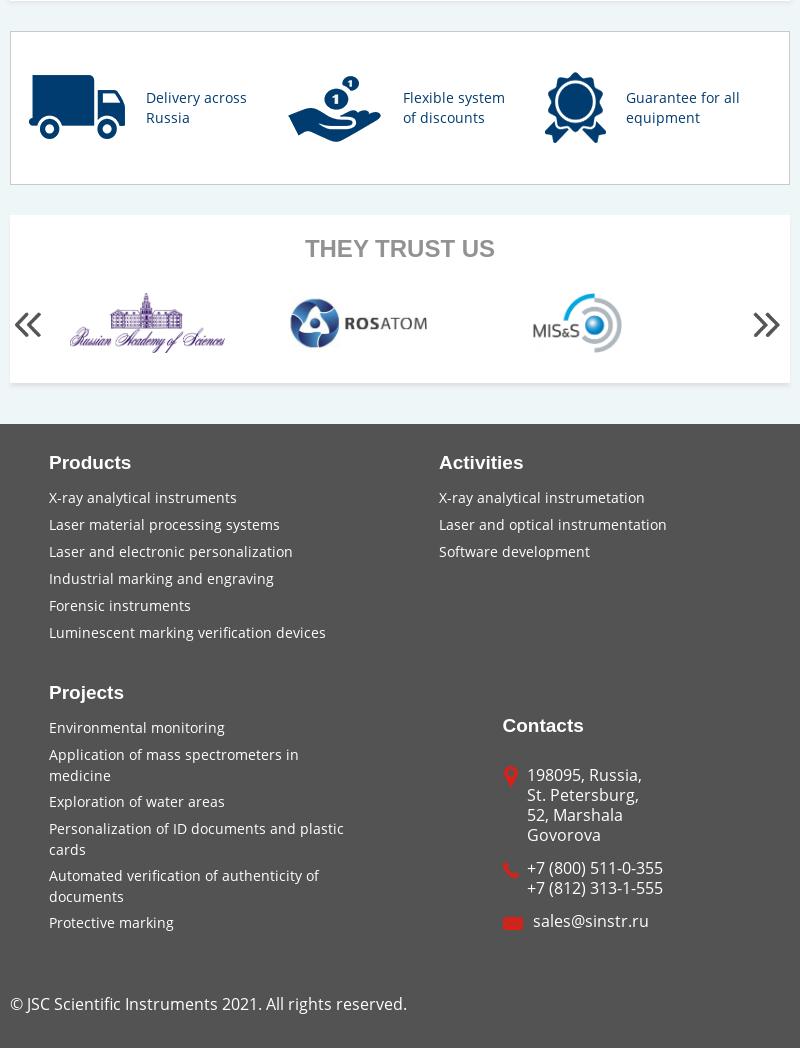 This screenshot has width=800, height=1048. I want to click on 'Automated verification of authenticity of documents', so click(183, 884).